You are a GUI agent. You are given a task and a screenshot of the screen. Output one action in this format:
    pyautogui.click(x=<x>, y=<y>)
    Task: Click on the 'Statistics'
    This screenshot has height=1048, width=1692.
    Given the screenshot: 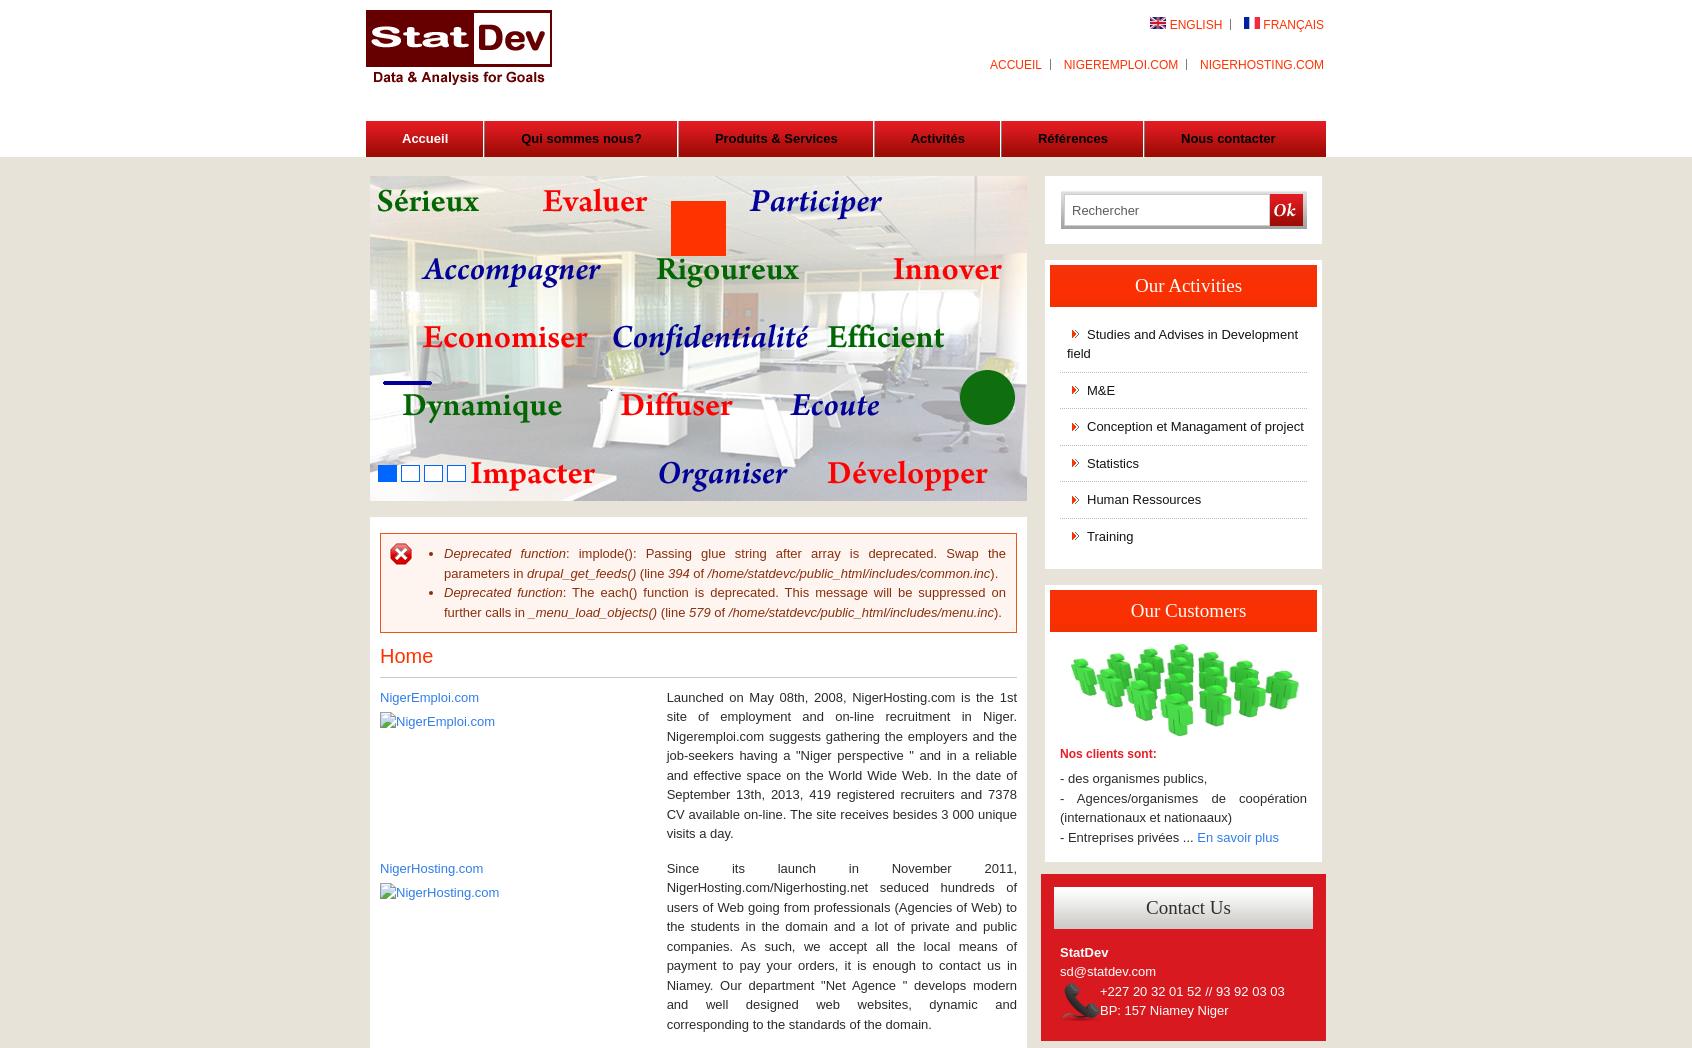 What is the action you would take?
    pyautogui.click(x=1112, y=461)
    